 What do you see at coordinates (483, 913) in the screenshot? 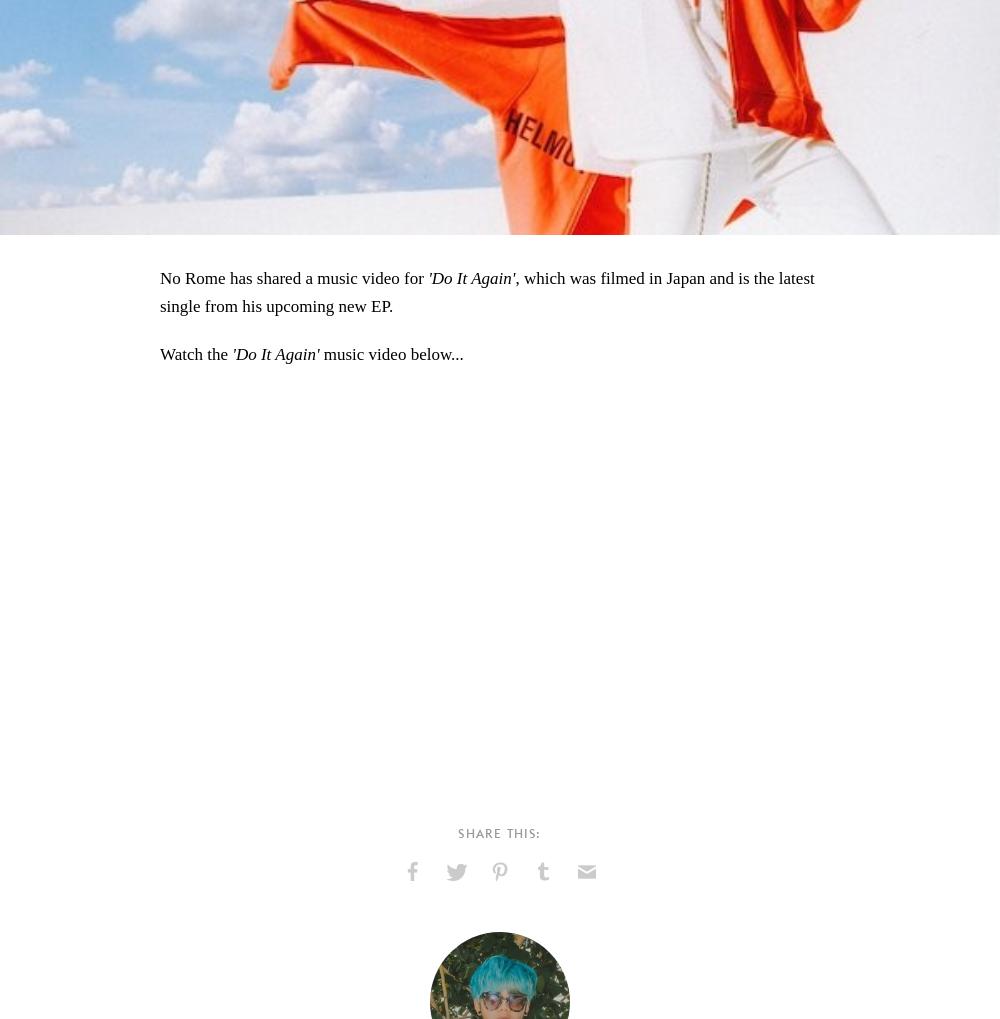
I see `'Pin on Pinterest'` at bounding box center [483, 913].